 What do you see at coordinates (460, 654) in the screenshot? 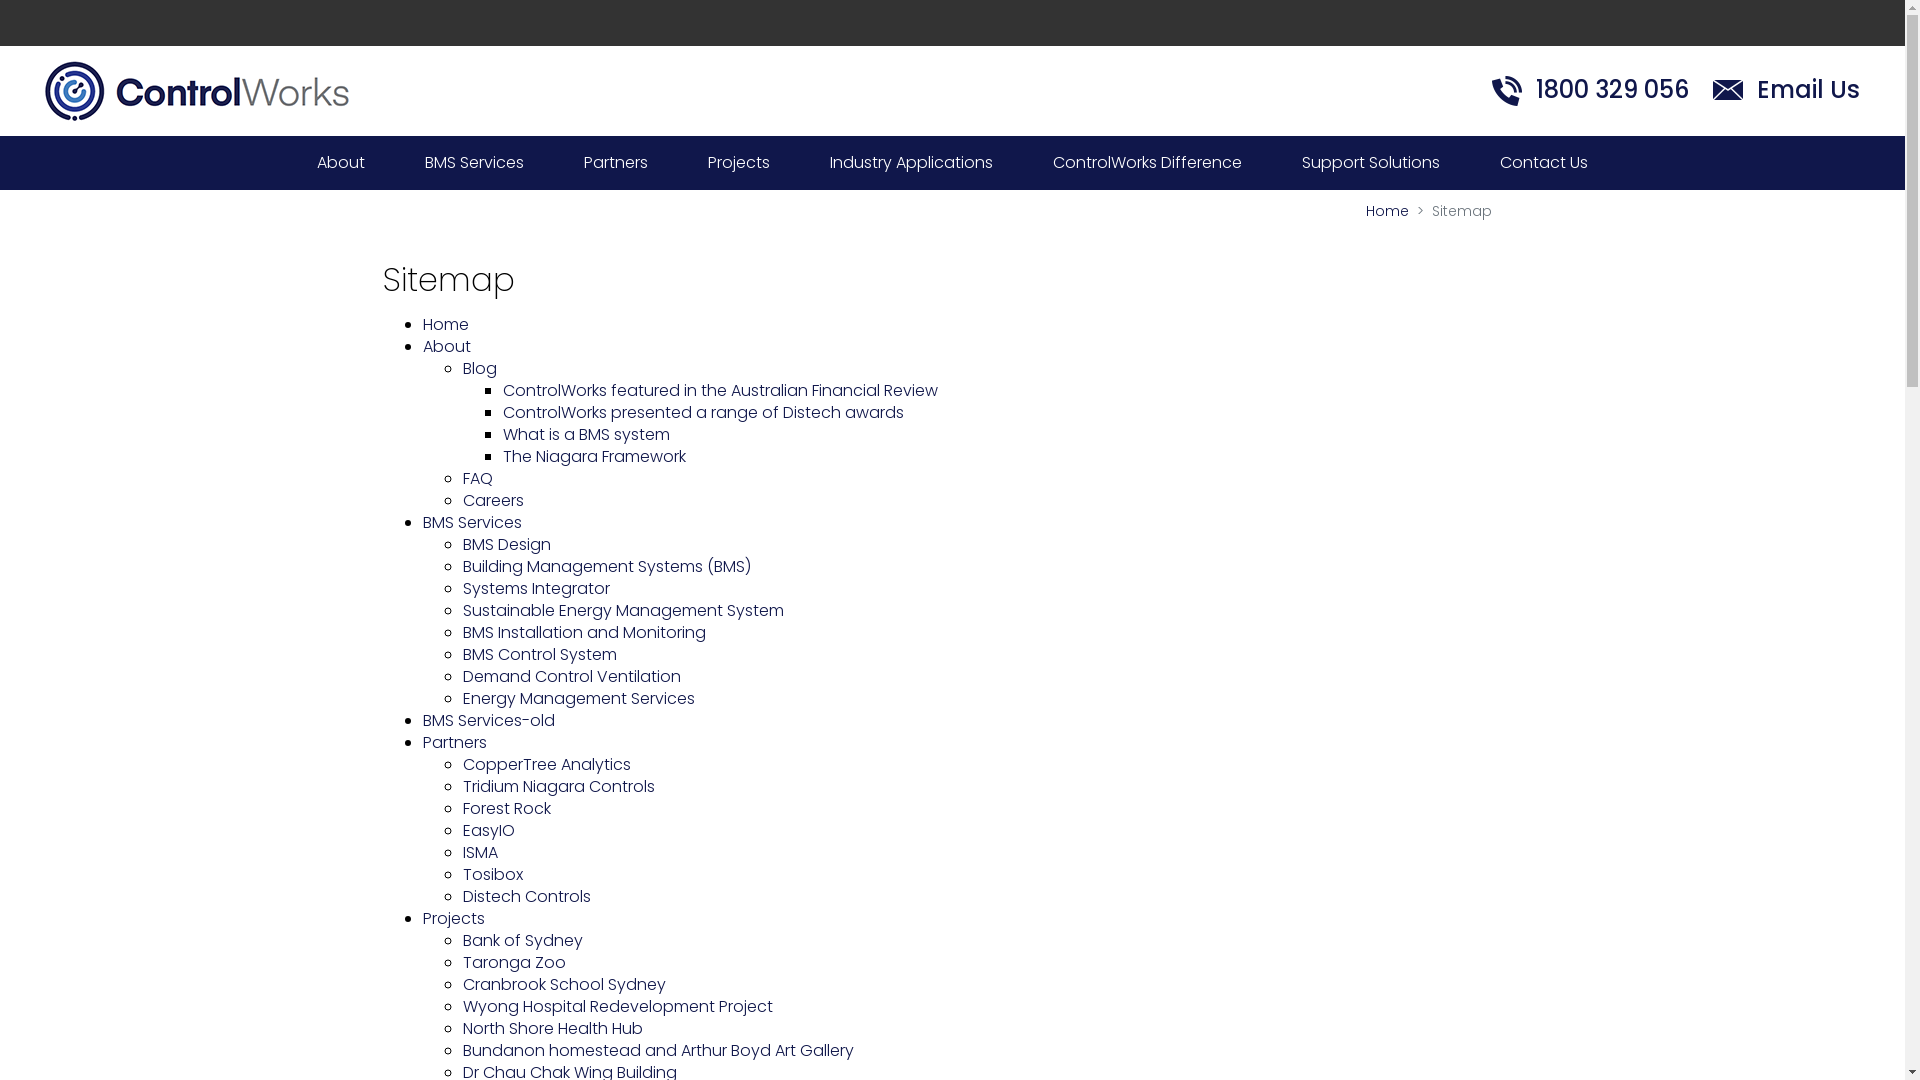
I see `'BMS Control System'` at bounding box center [460, 654].